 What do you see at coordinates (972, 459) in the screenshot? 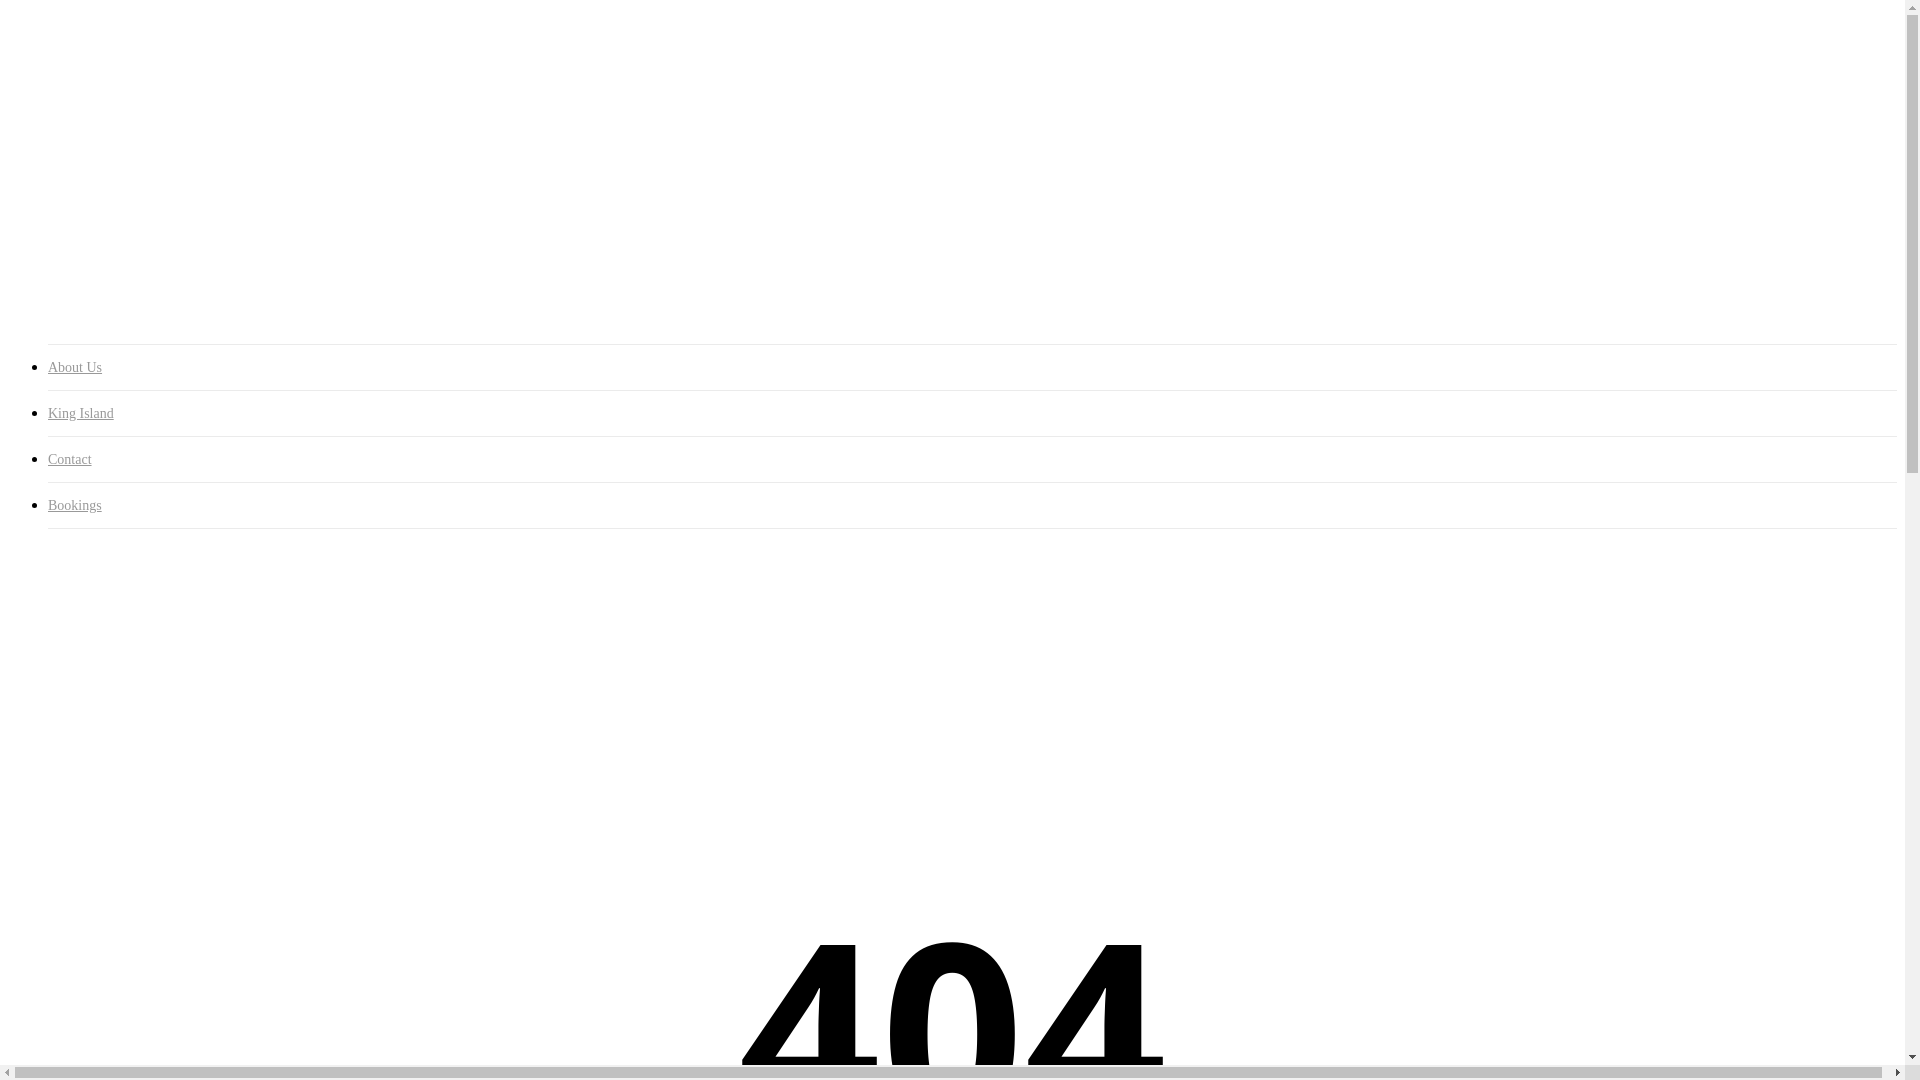
I see `'Contact'` at bounding box center [972, 459].